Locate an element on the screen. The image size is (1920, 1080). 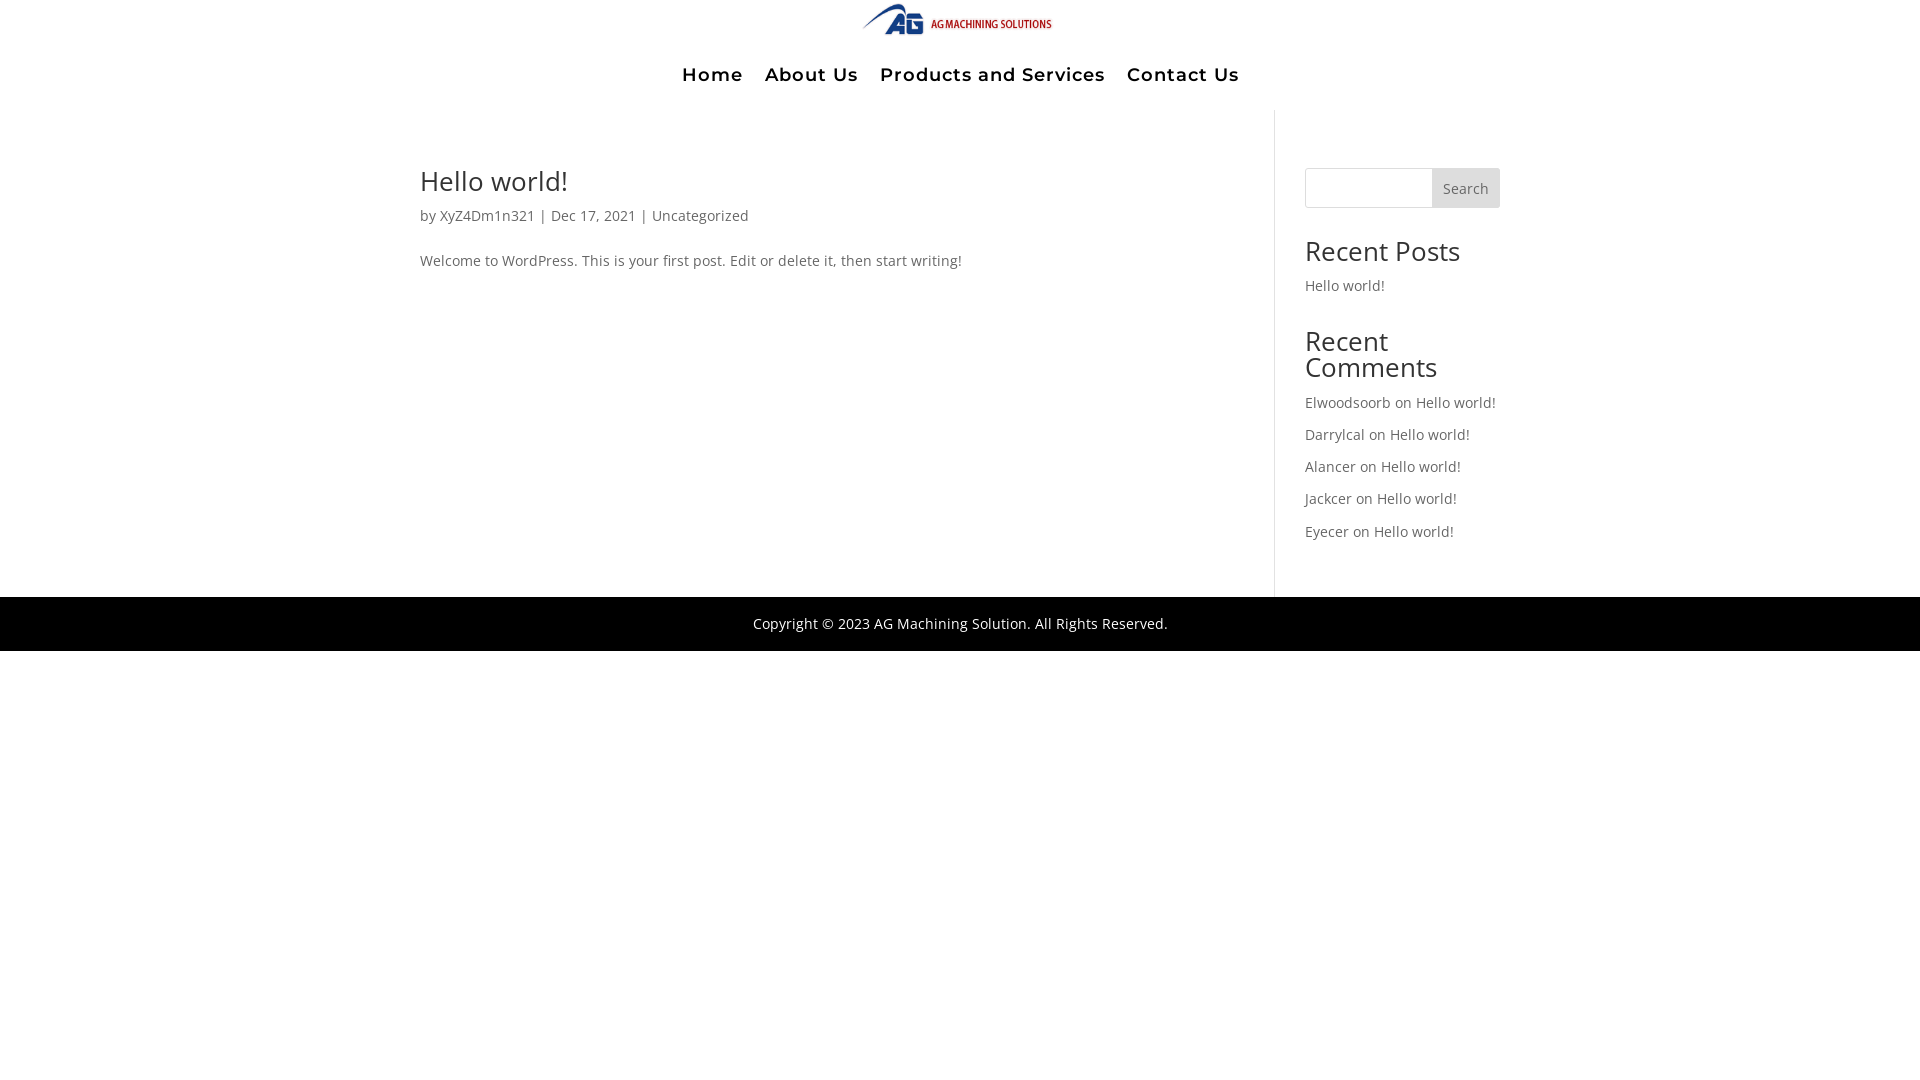
'Products and Services' is located at coordinates (992, 73).